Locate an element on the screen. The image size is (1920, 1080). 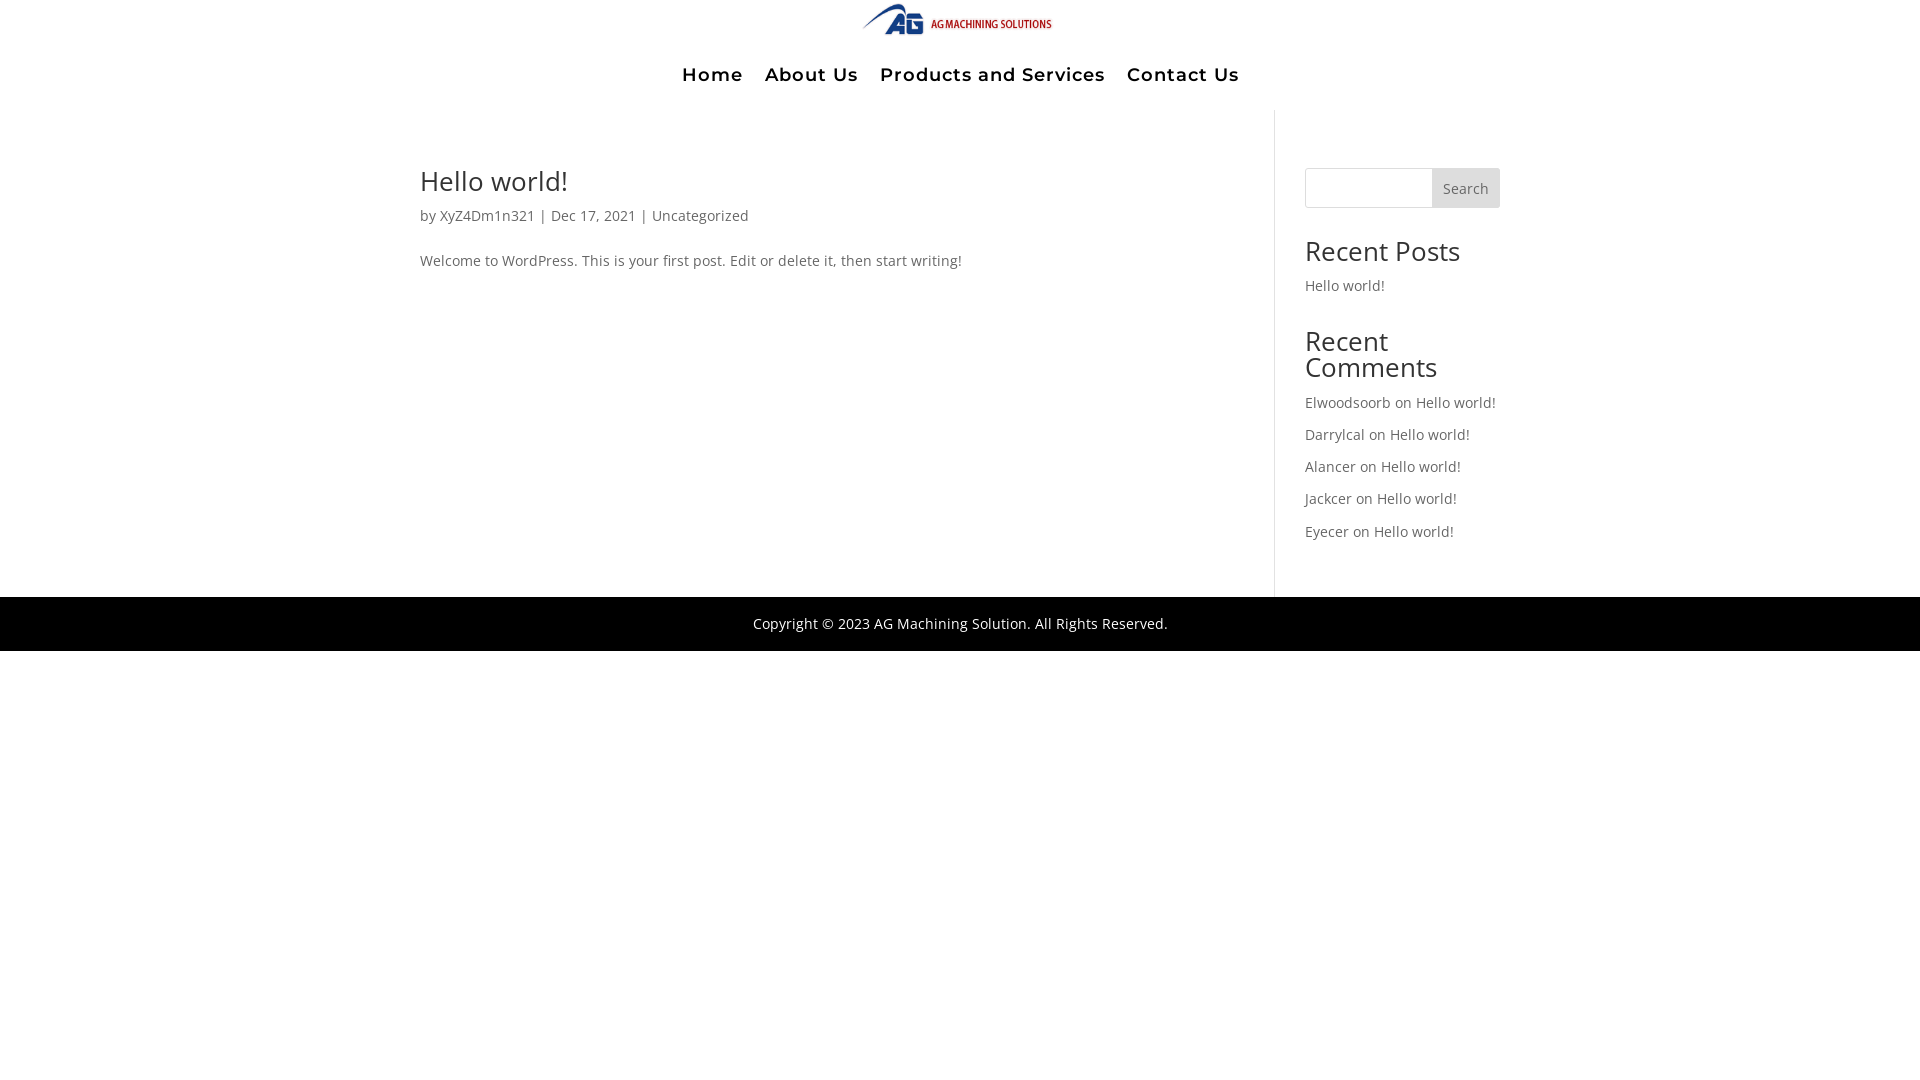
'Products and Services' is located at coordinates (992, 73).